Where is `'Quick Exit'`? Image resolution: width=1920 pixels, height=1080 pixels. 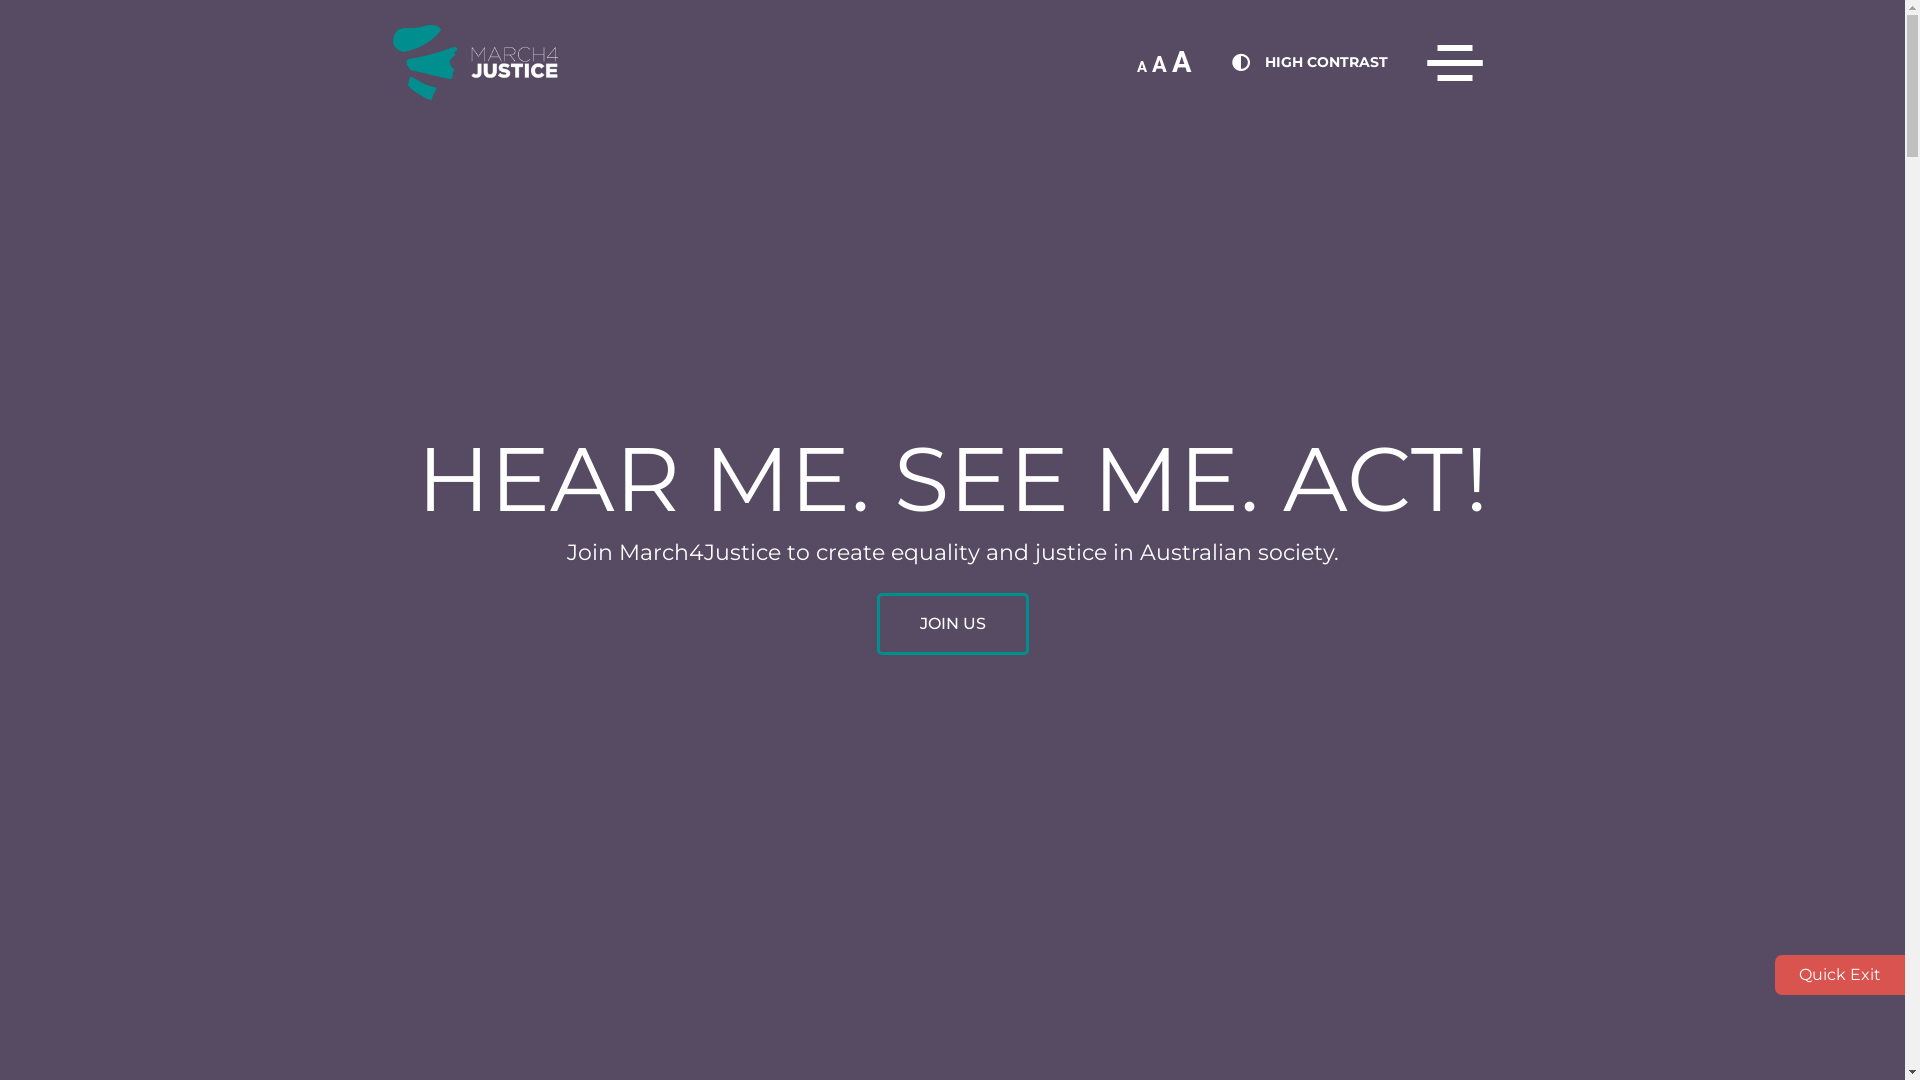
'Quick Exit' is located at coordinates (1839, 974).